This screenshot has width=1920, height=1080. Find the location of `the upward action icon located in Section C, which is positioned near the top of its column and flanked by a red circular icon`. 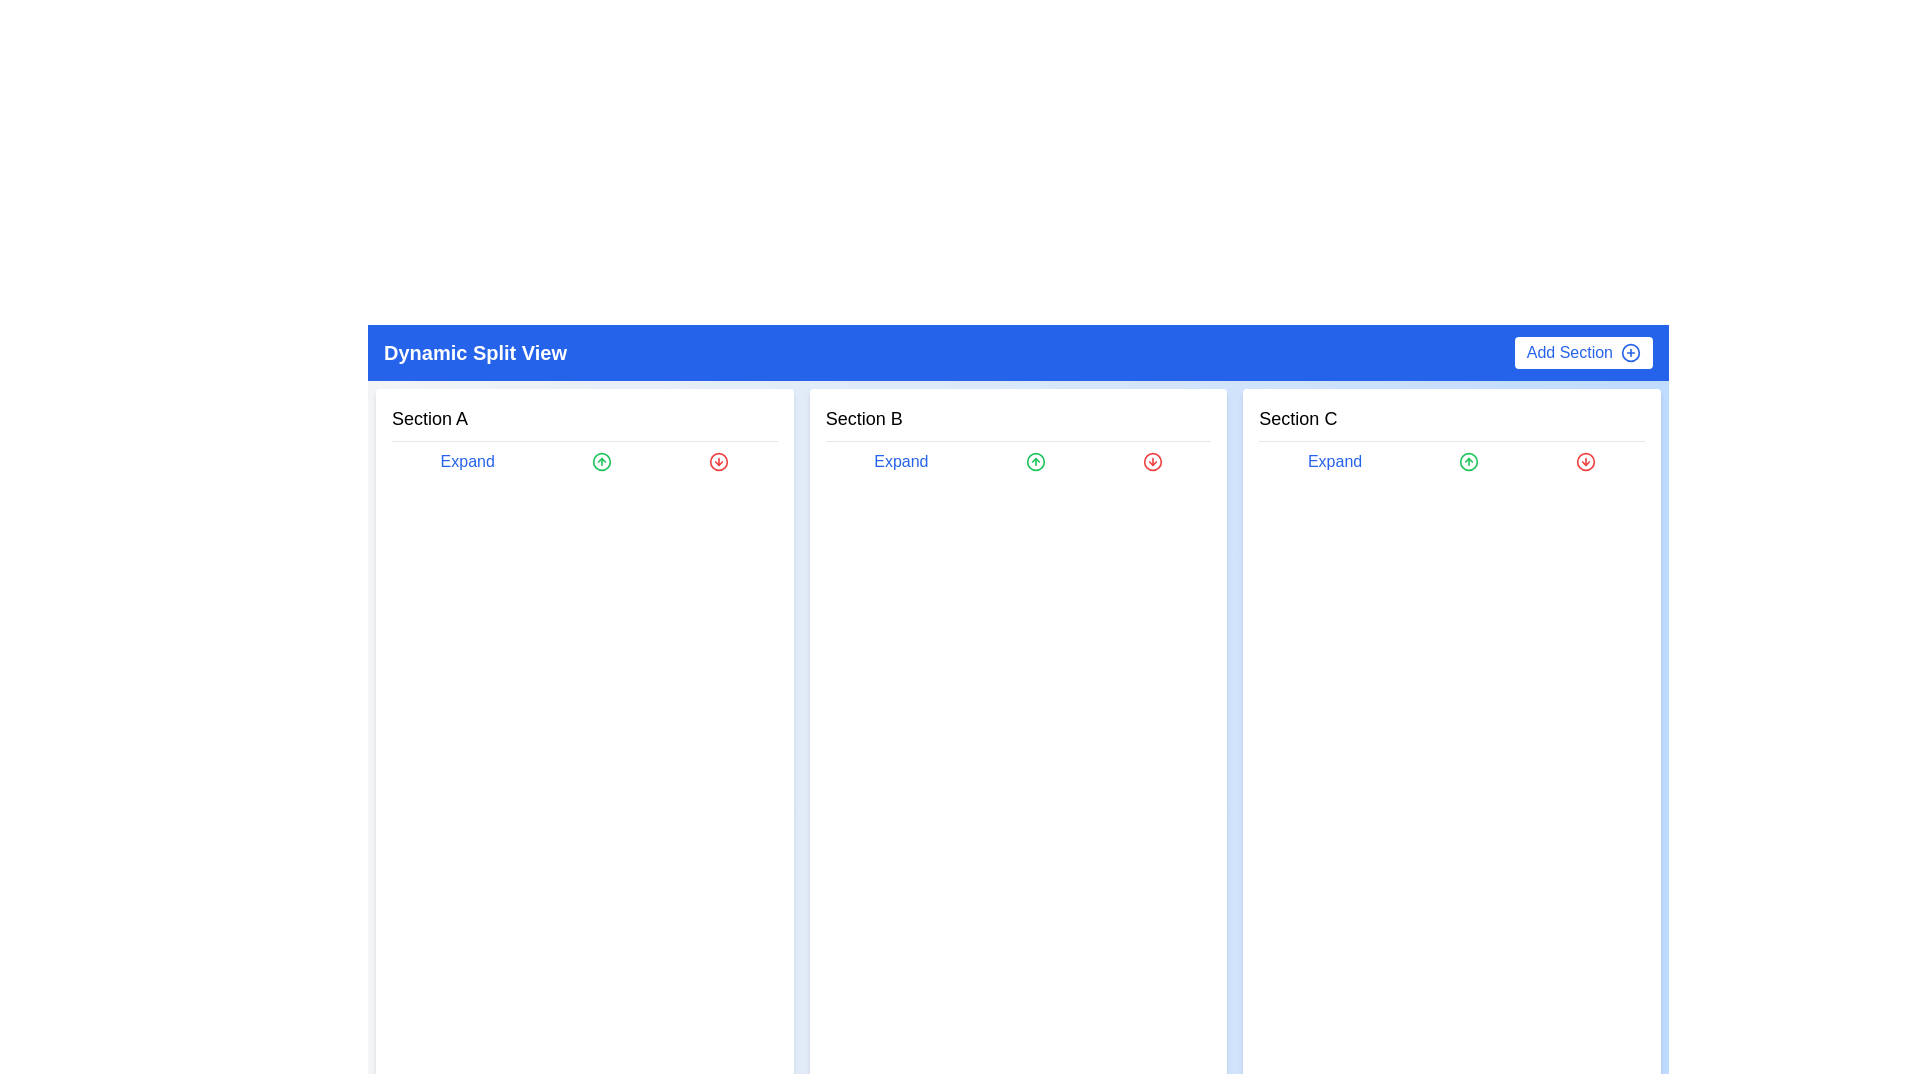

the upward action icon located in Section C, which is positioned near the top of its column and flanked by a red circular icon is located at coordinates (1469, 462).